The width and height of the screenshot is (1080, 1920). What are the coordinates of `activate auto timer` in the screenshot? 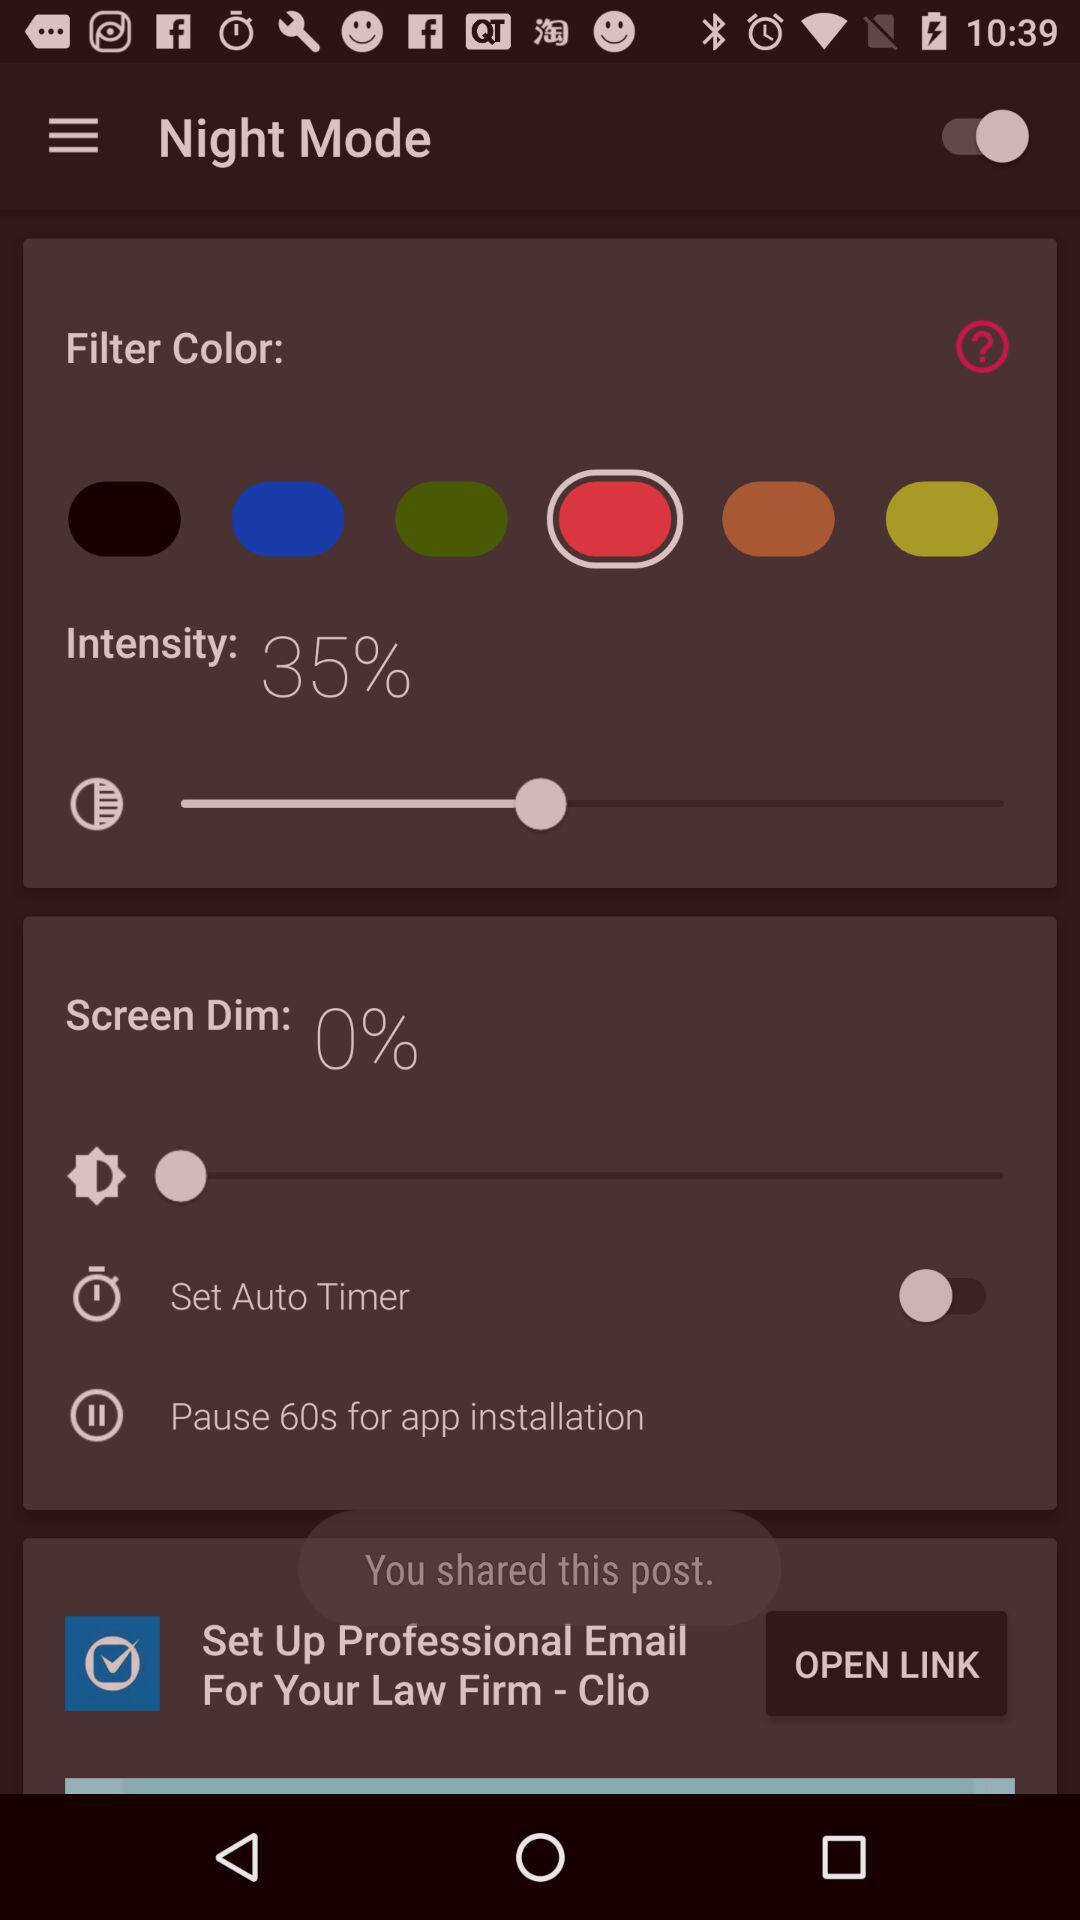 It's located at (951, 1295).